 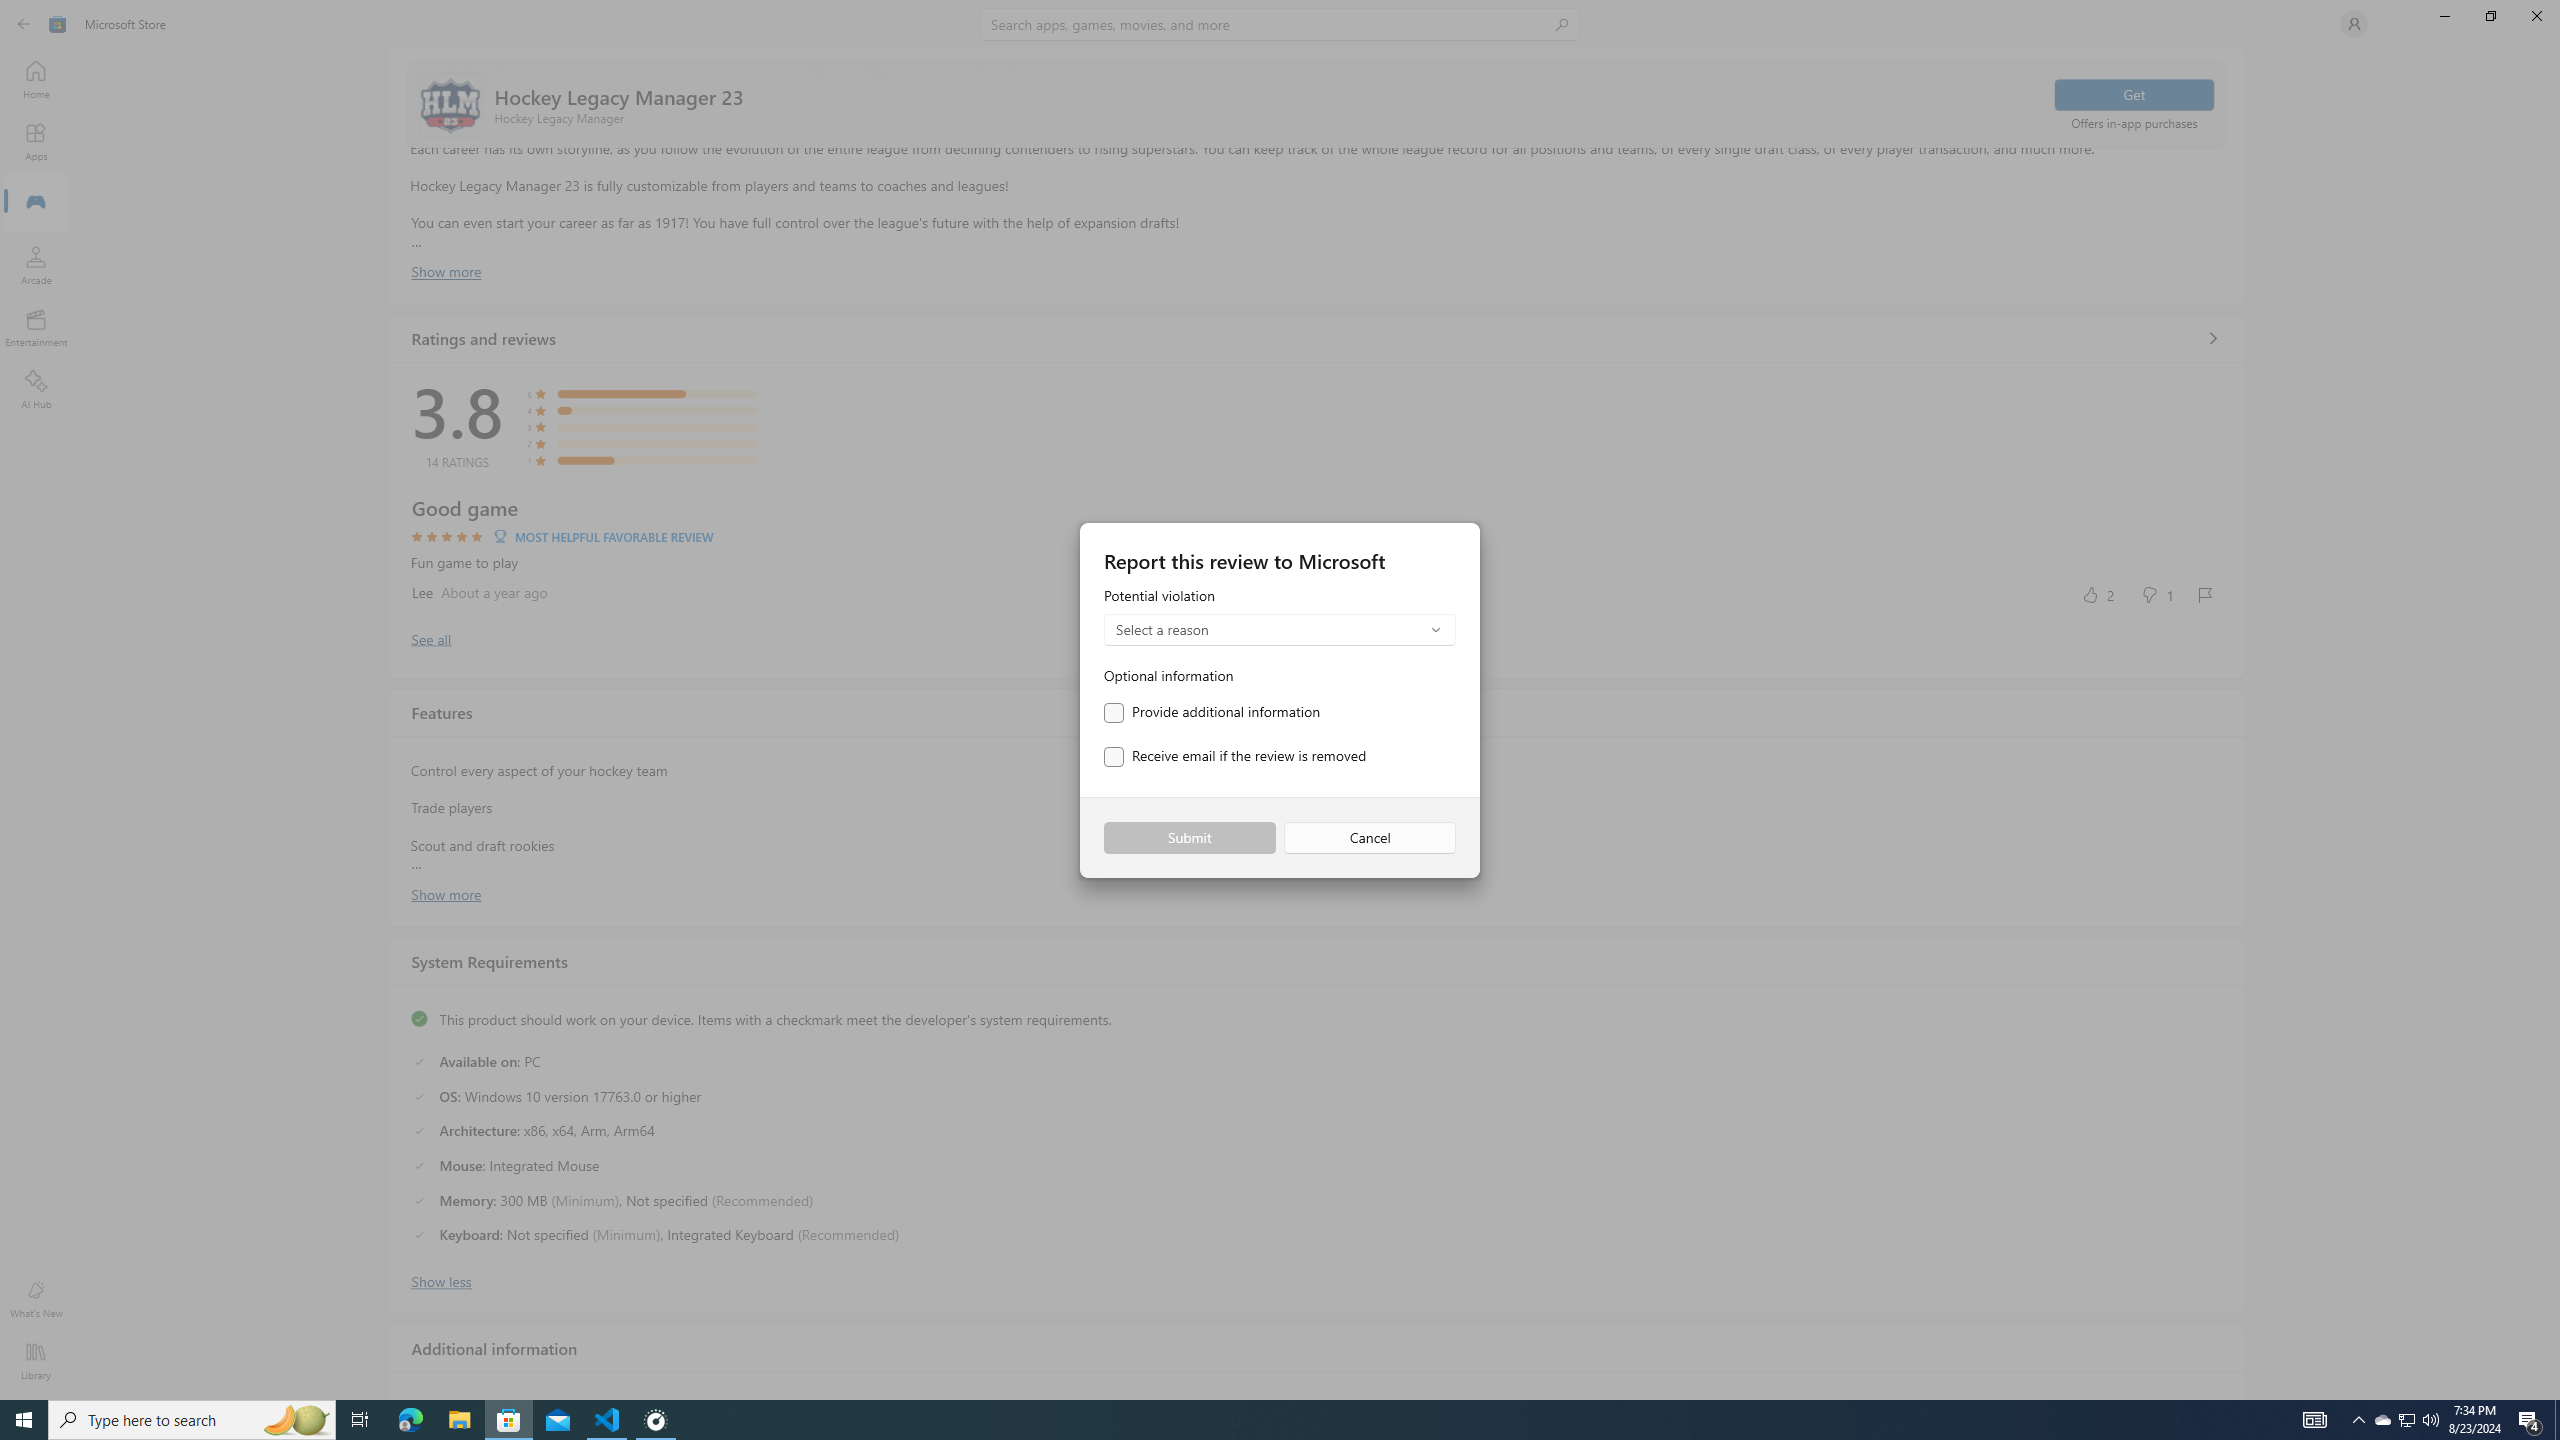 I want to click on 'AI Hub', so click(x=34, y=388).